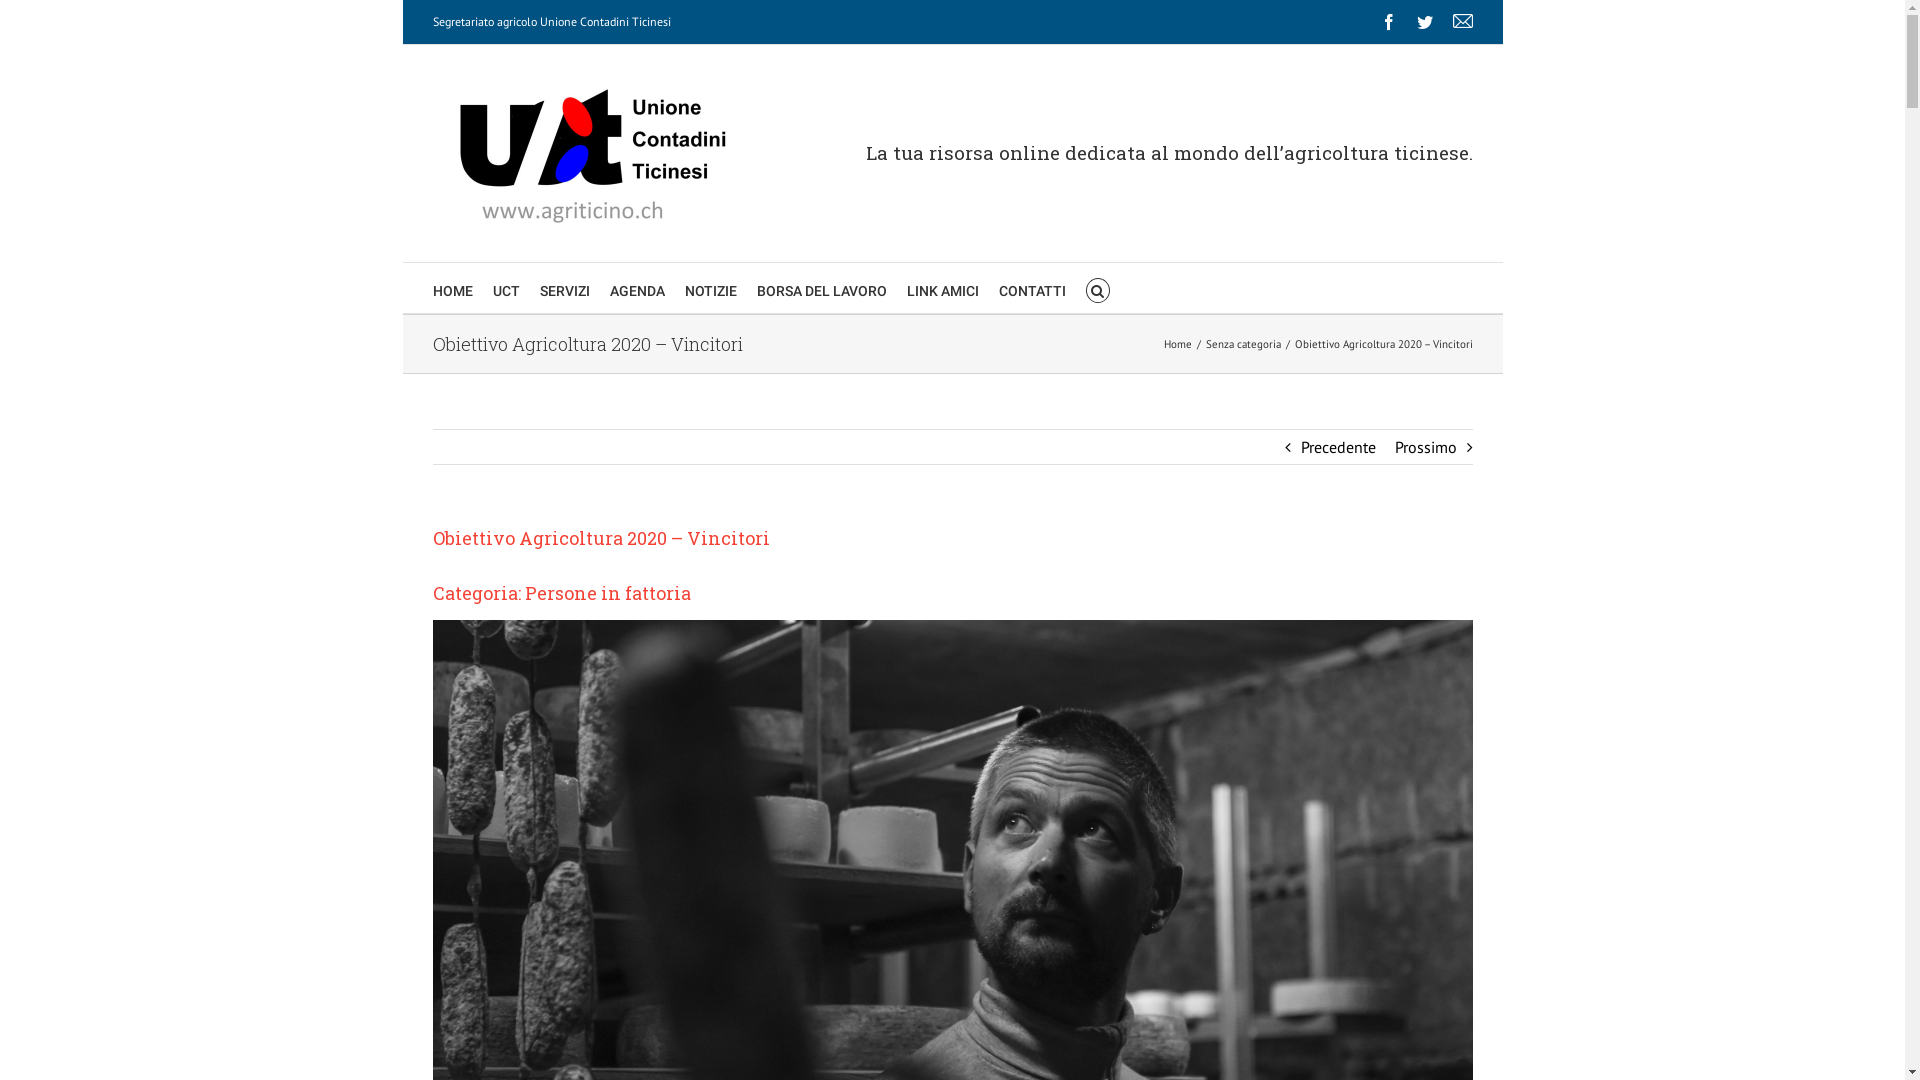 This screenshot has width=1920, height=1080. Describe the element at coordinates (1031, 288) in the screenshot. I see `'CONTATTI'` at that location.